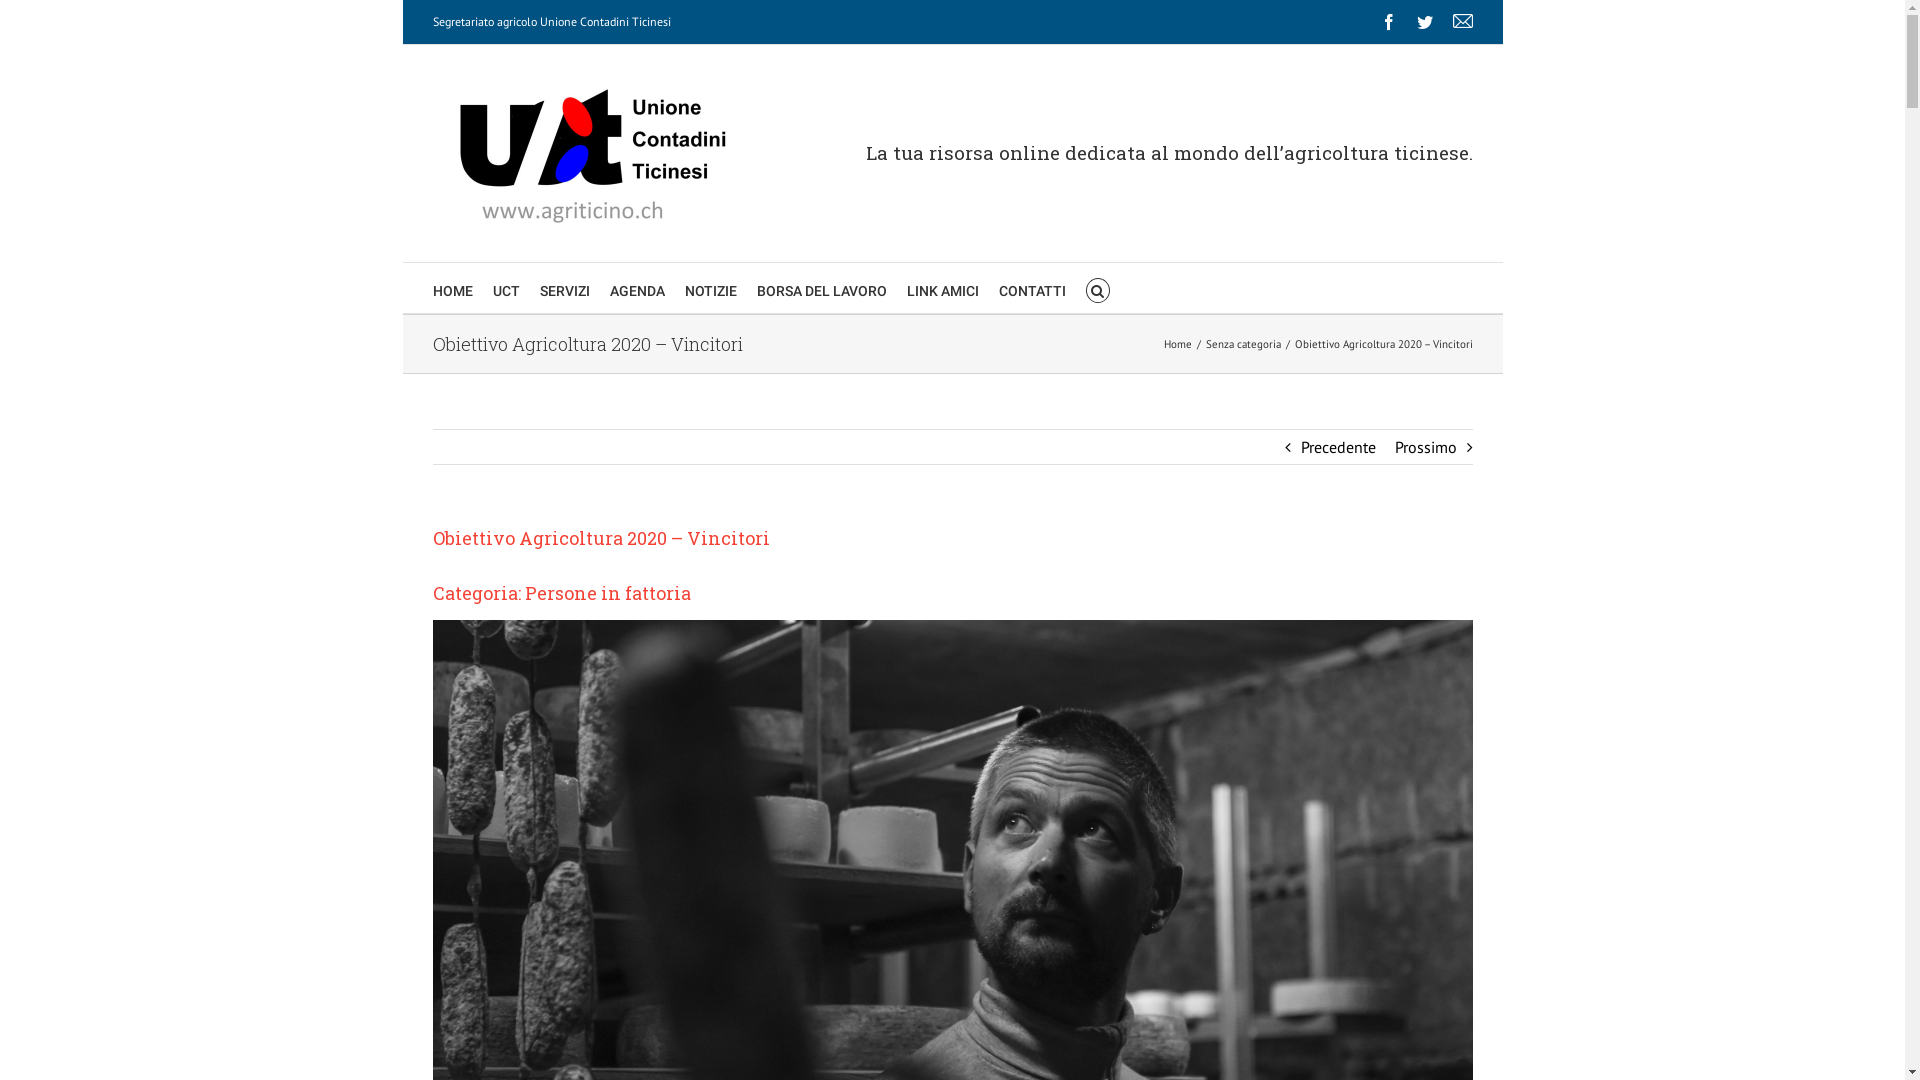 This screenshot has width=1920, height=1080. Describe the element at coordinates (1031, 288) in the screenshot. I see `'CONTATTI'` at that location.